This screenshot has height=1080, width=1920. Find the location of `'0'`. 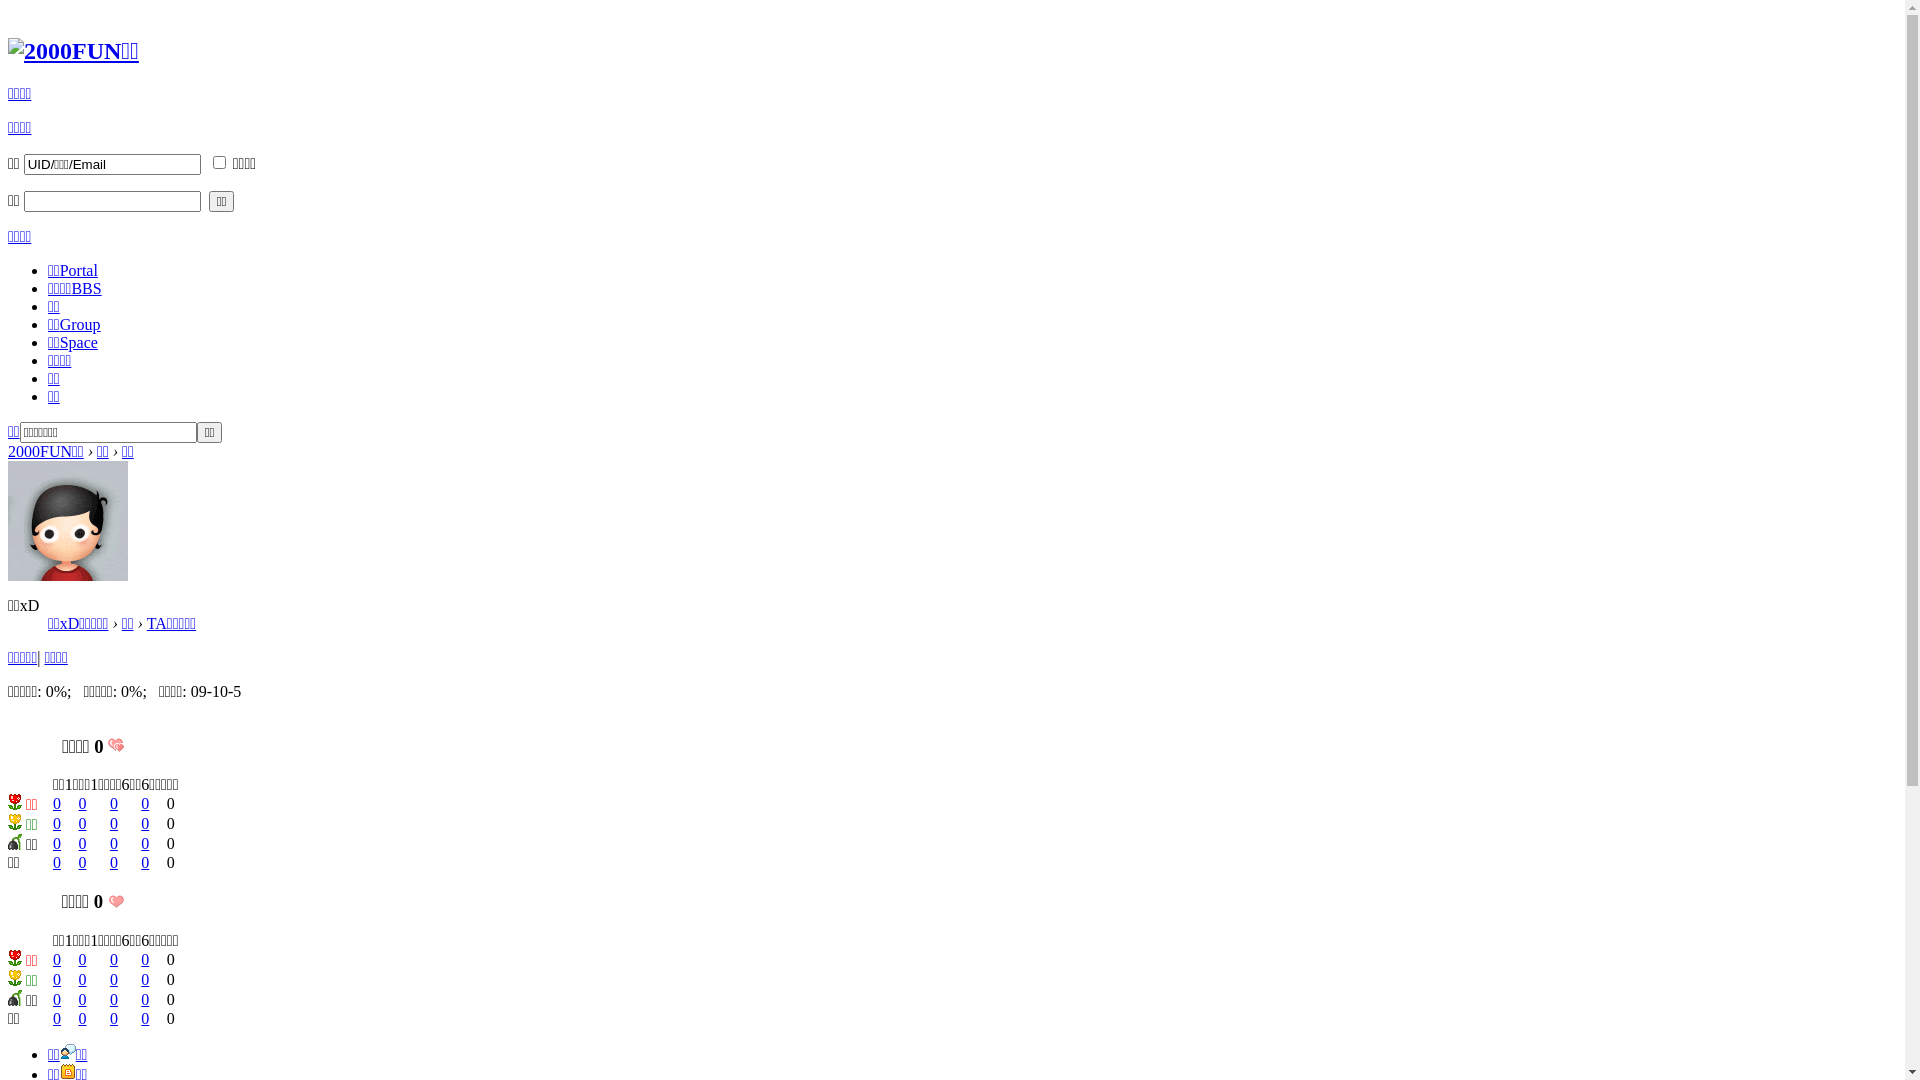

'0' is located at coordinates (81, 861).